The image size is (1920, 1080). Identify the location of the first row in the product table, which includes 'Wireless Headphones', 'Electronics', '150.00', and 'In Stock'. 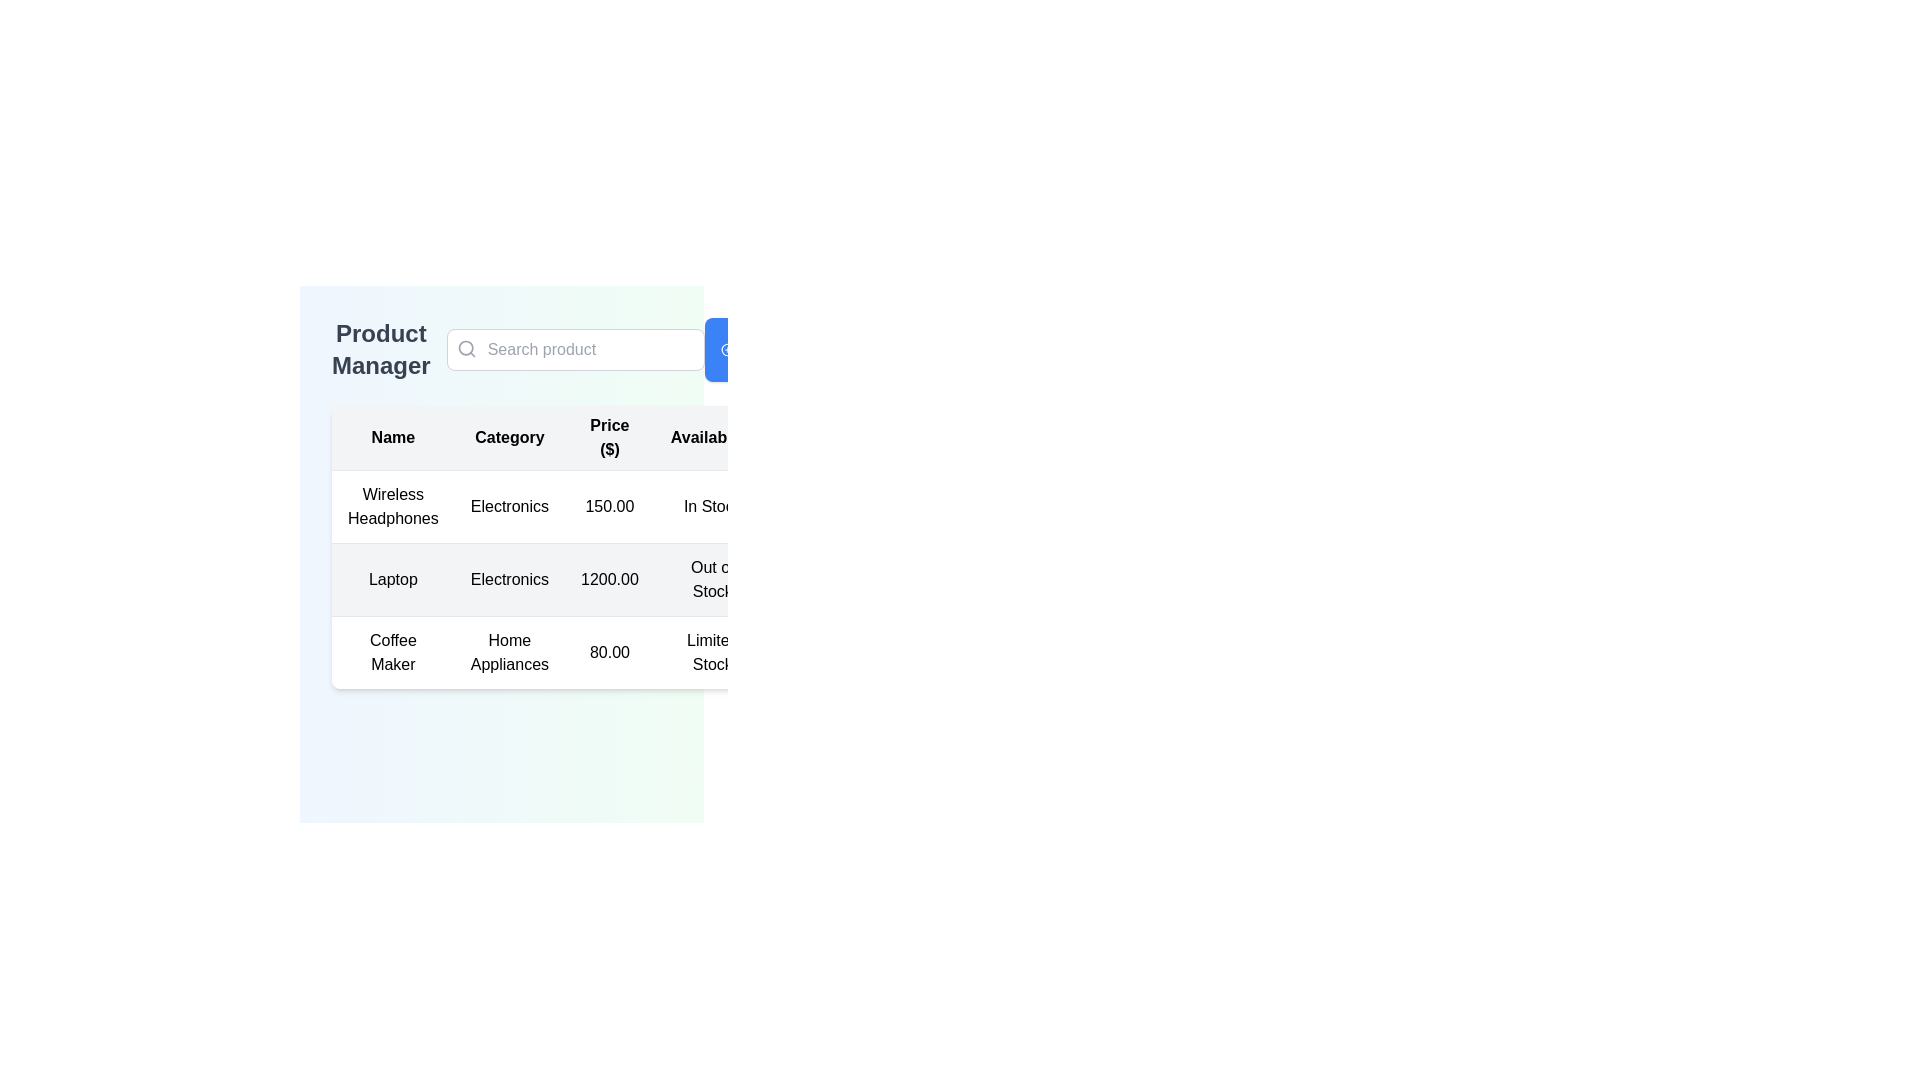
(606, 505).